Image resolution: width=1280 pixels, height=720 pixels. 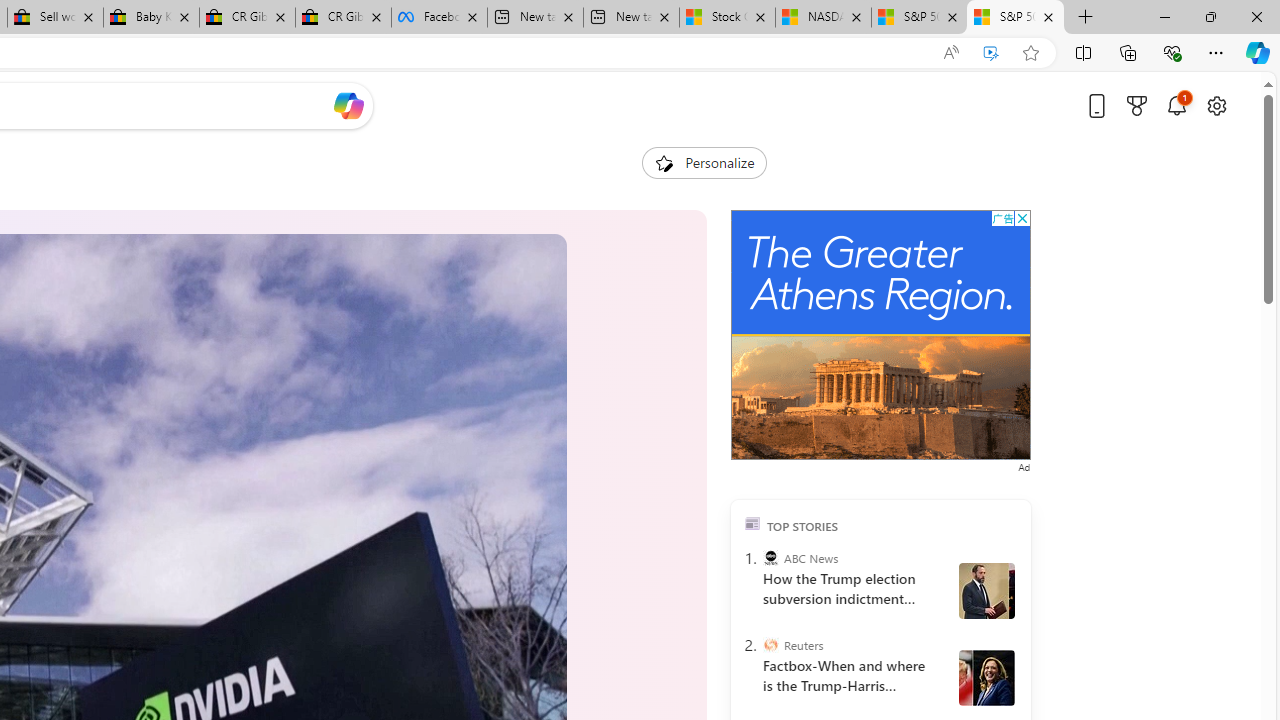 What do you see at coordinates (769, 645) in the screenshot?
I see `'Reuters'` at bounding box center [769, 645].